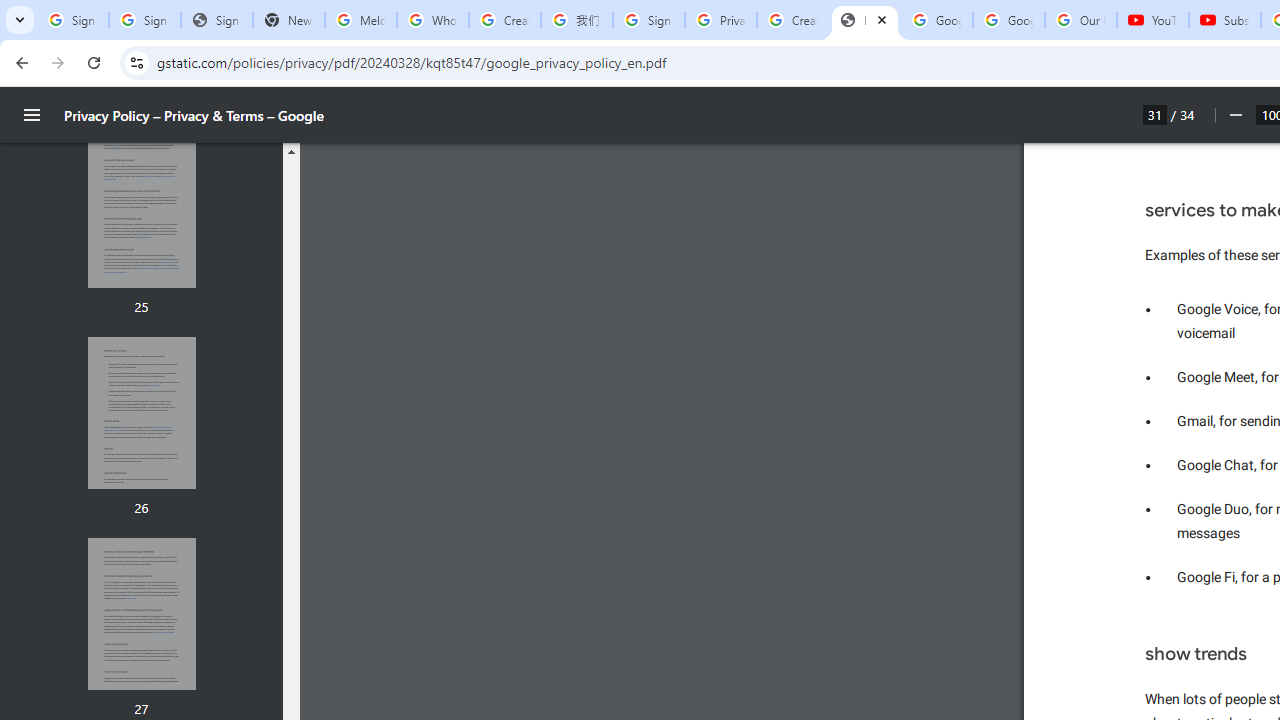 This screenshot has height=720, width=1280. I want to click on 'Create your Google Account', so click(791, 20).